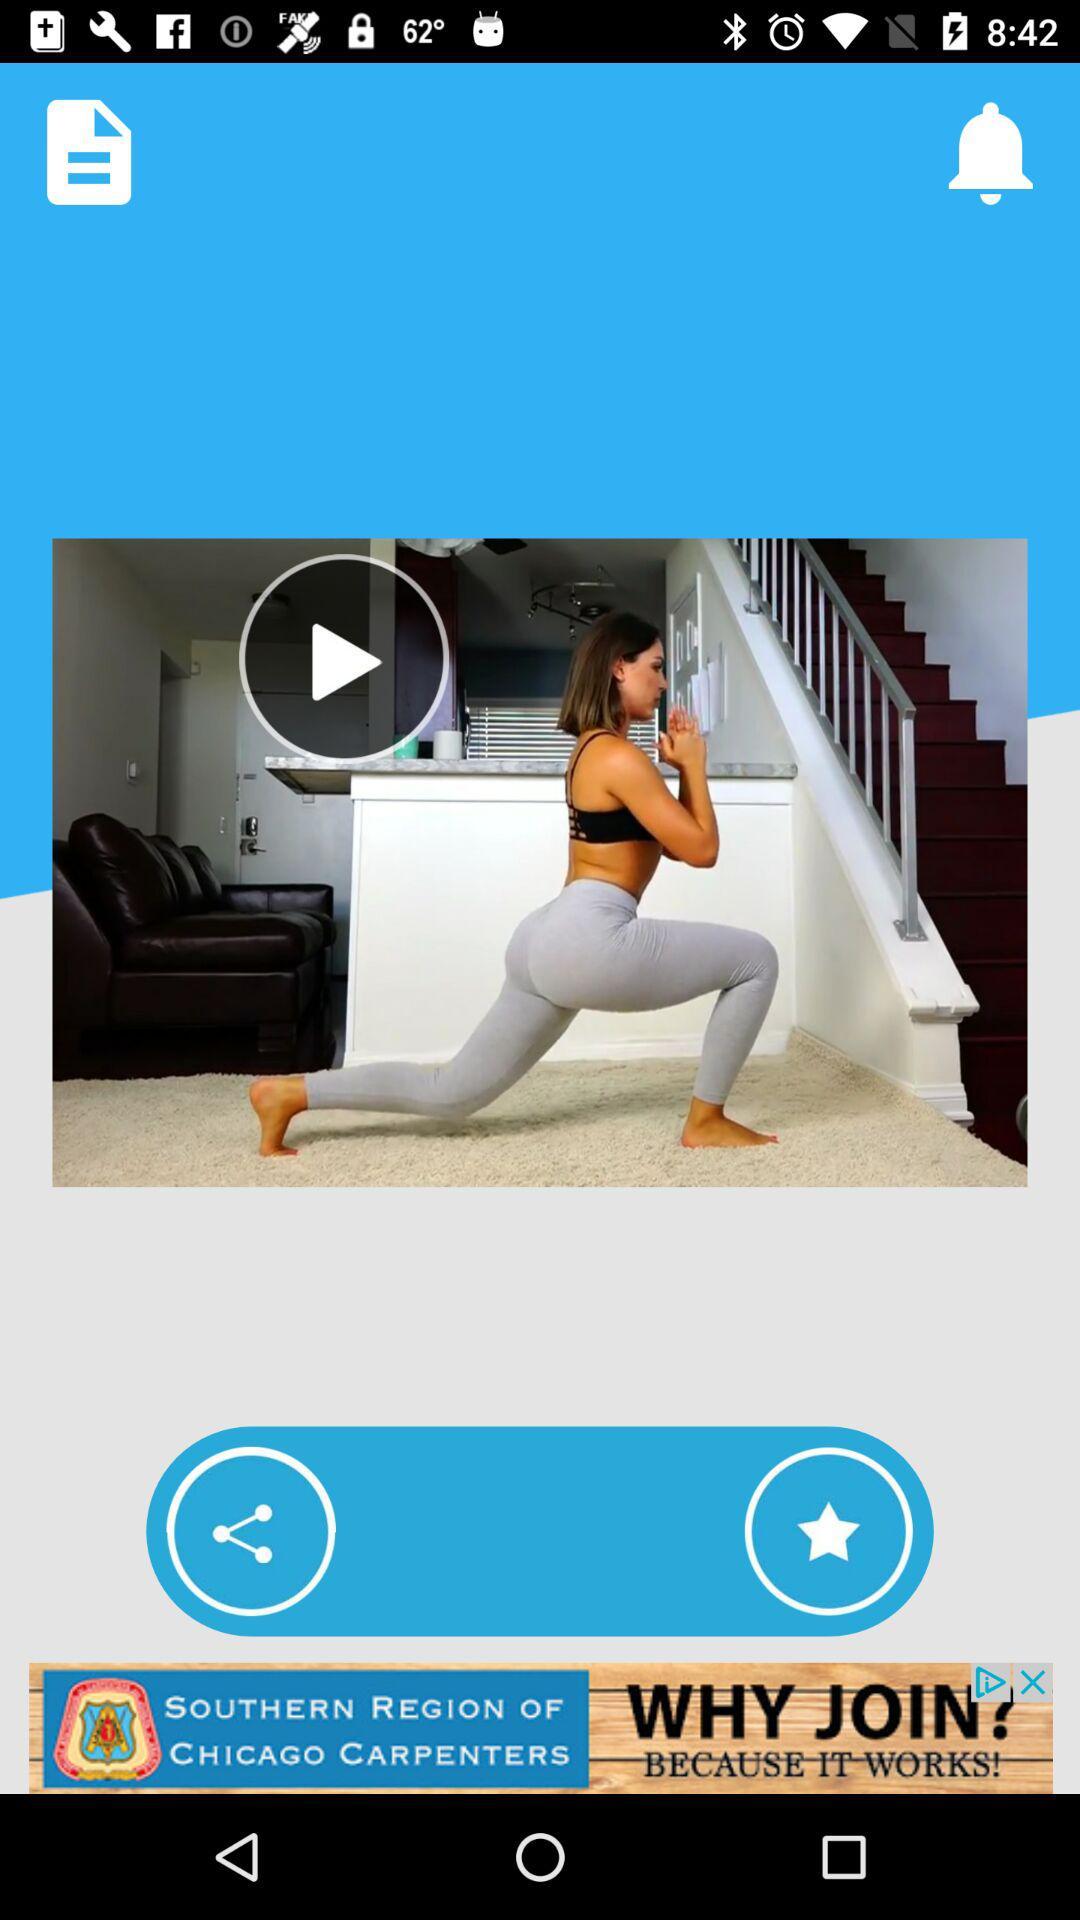  What do you see at coordinates (828, 1530) in the screenshot?
I see `to favorites` at bounding box center [828, 1530].